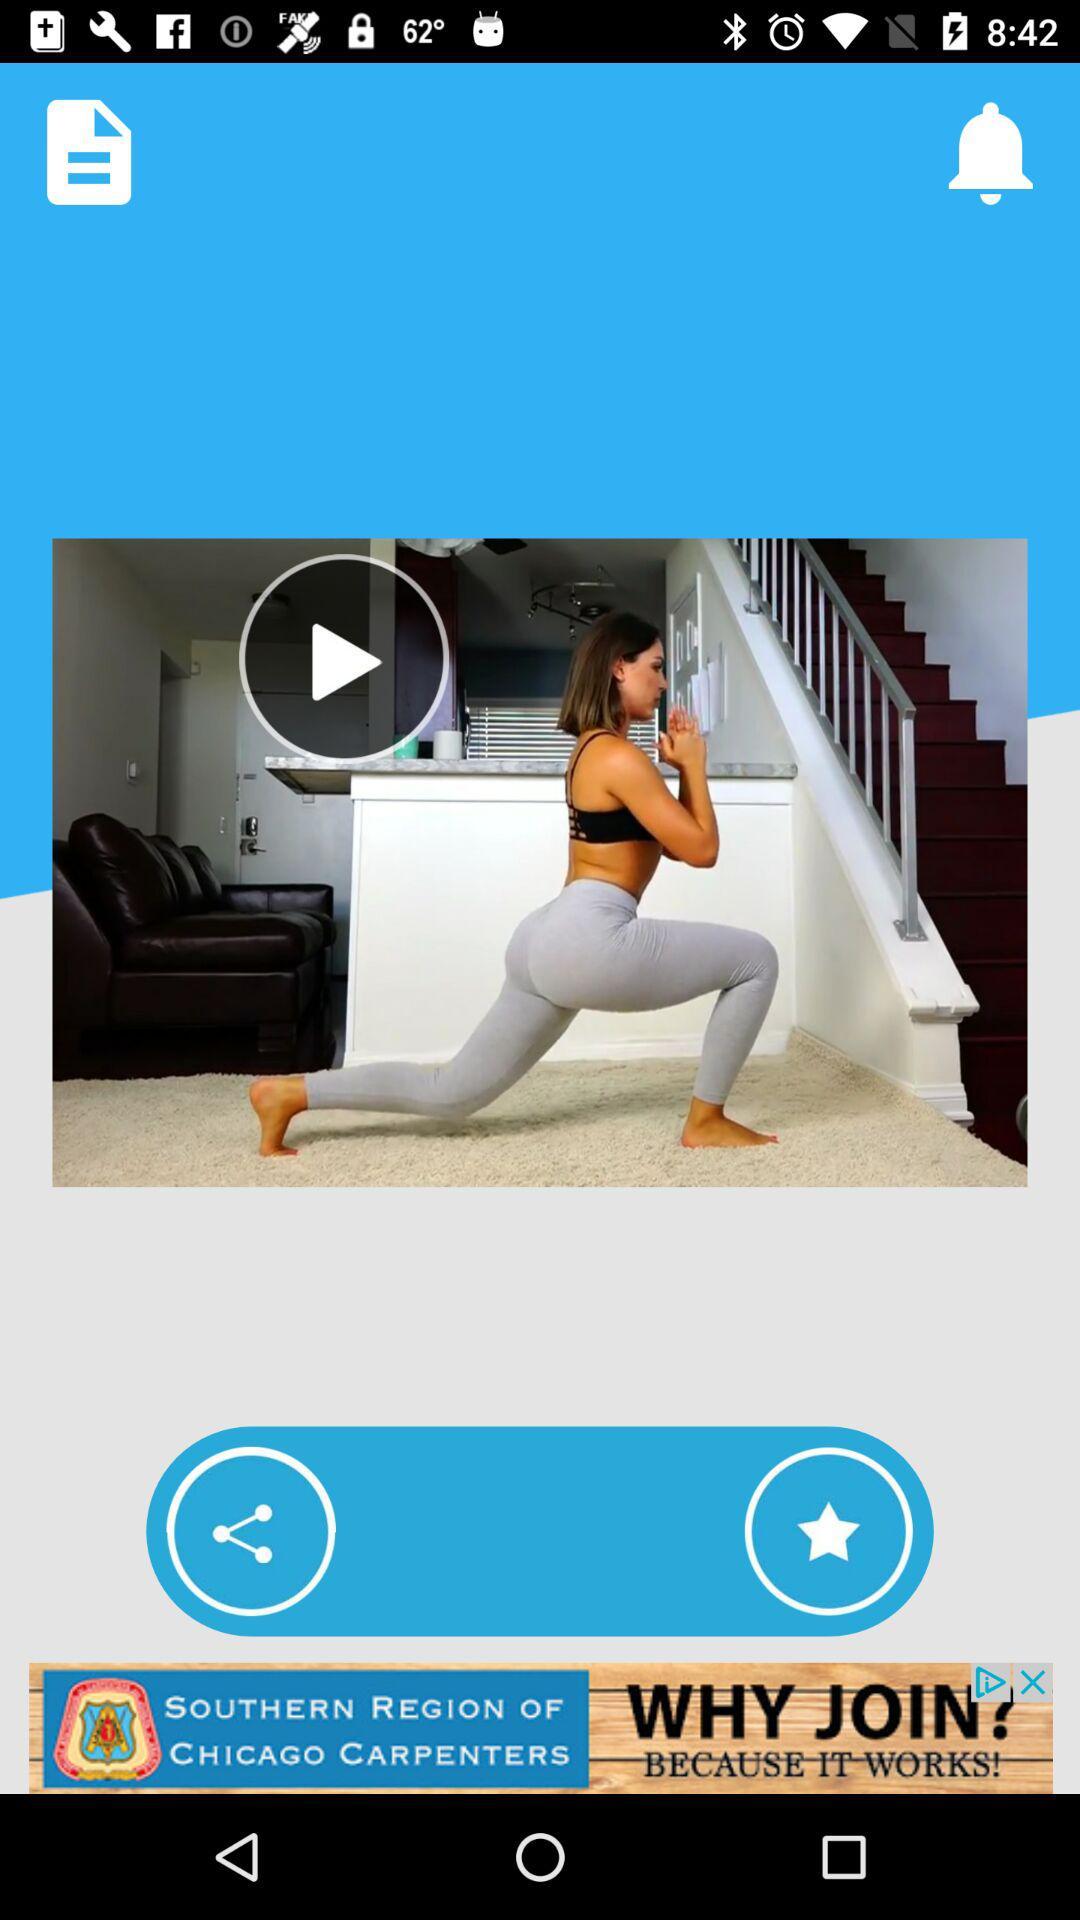  What do you see at coordinates (828, 1530) in the screenshot?
I see `to favorites` at bounding box center [828, 1530].